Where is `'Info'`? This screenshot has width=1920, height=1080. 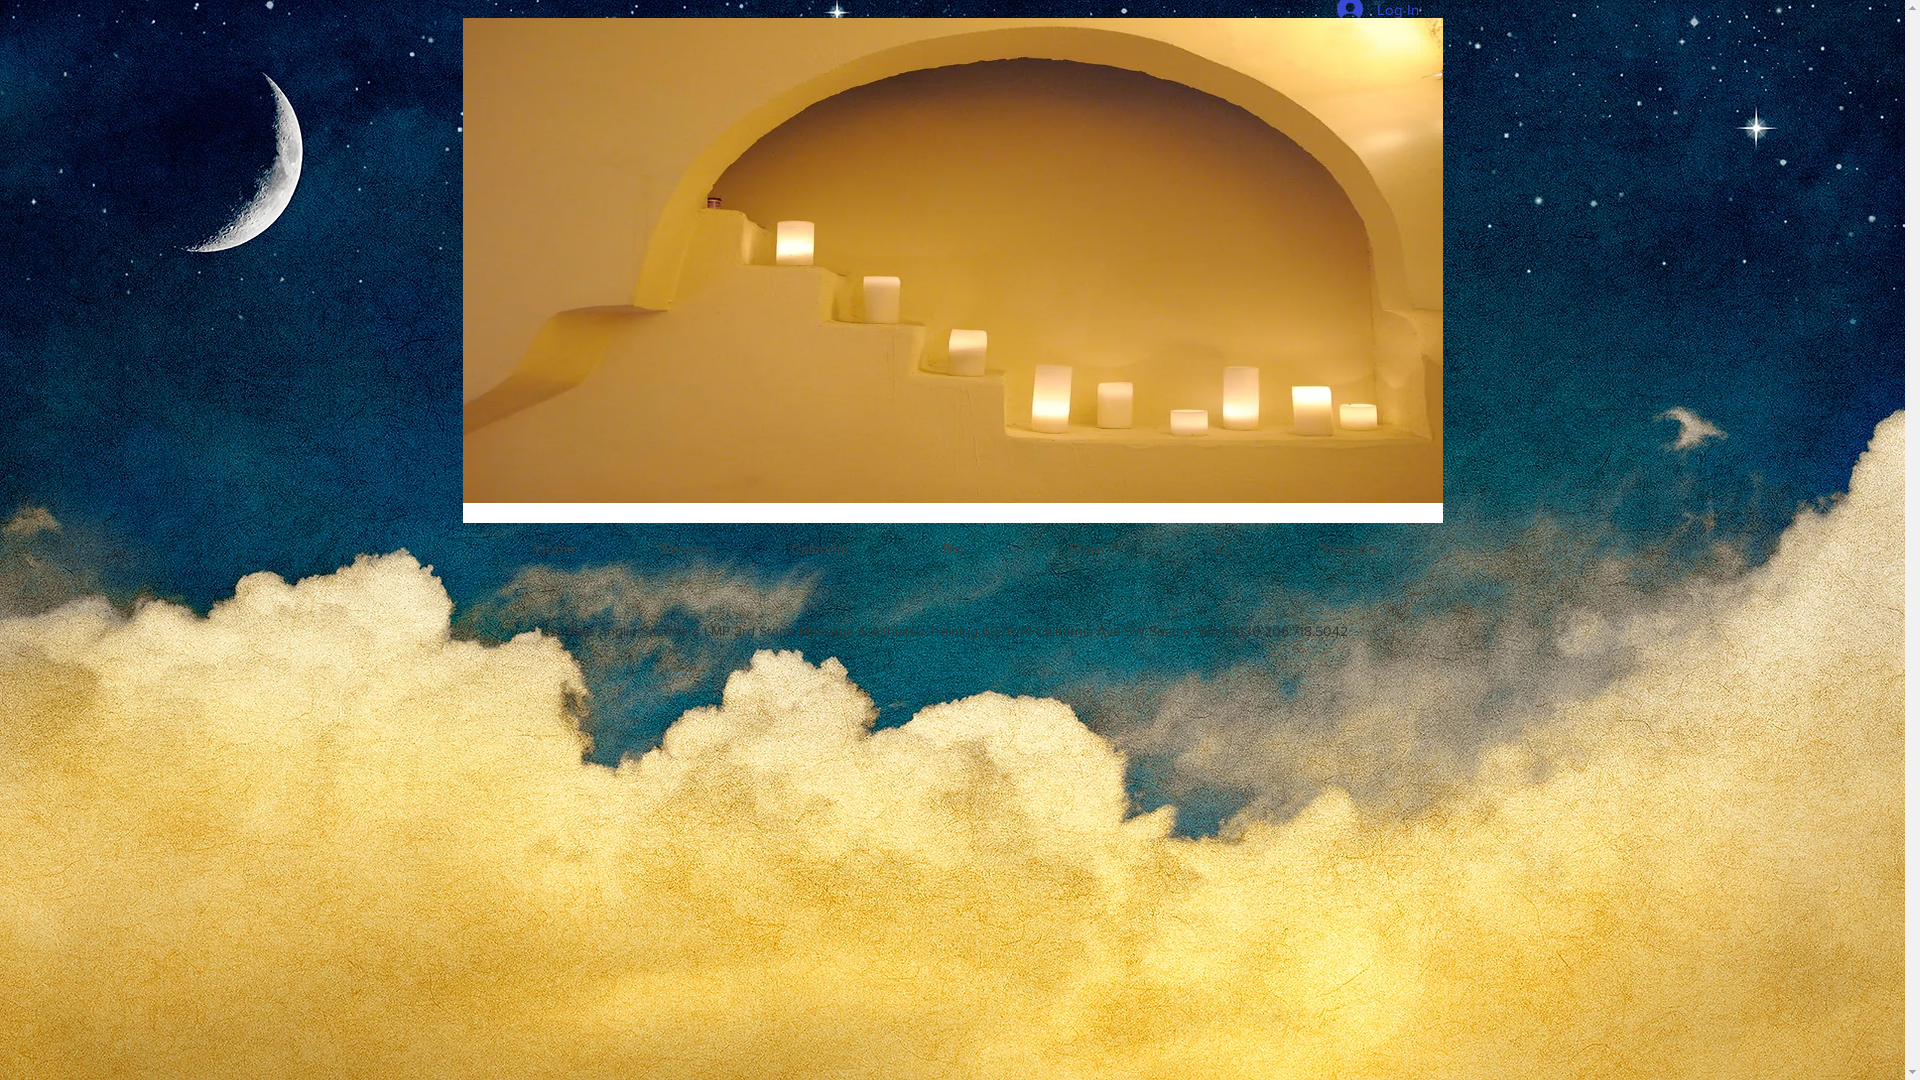 'Info' is located at coordinates (1218, 547).